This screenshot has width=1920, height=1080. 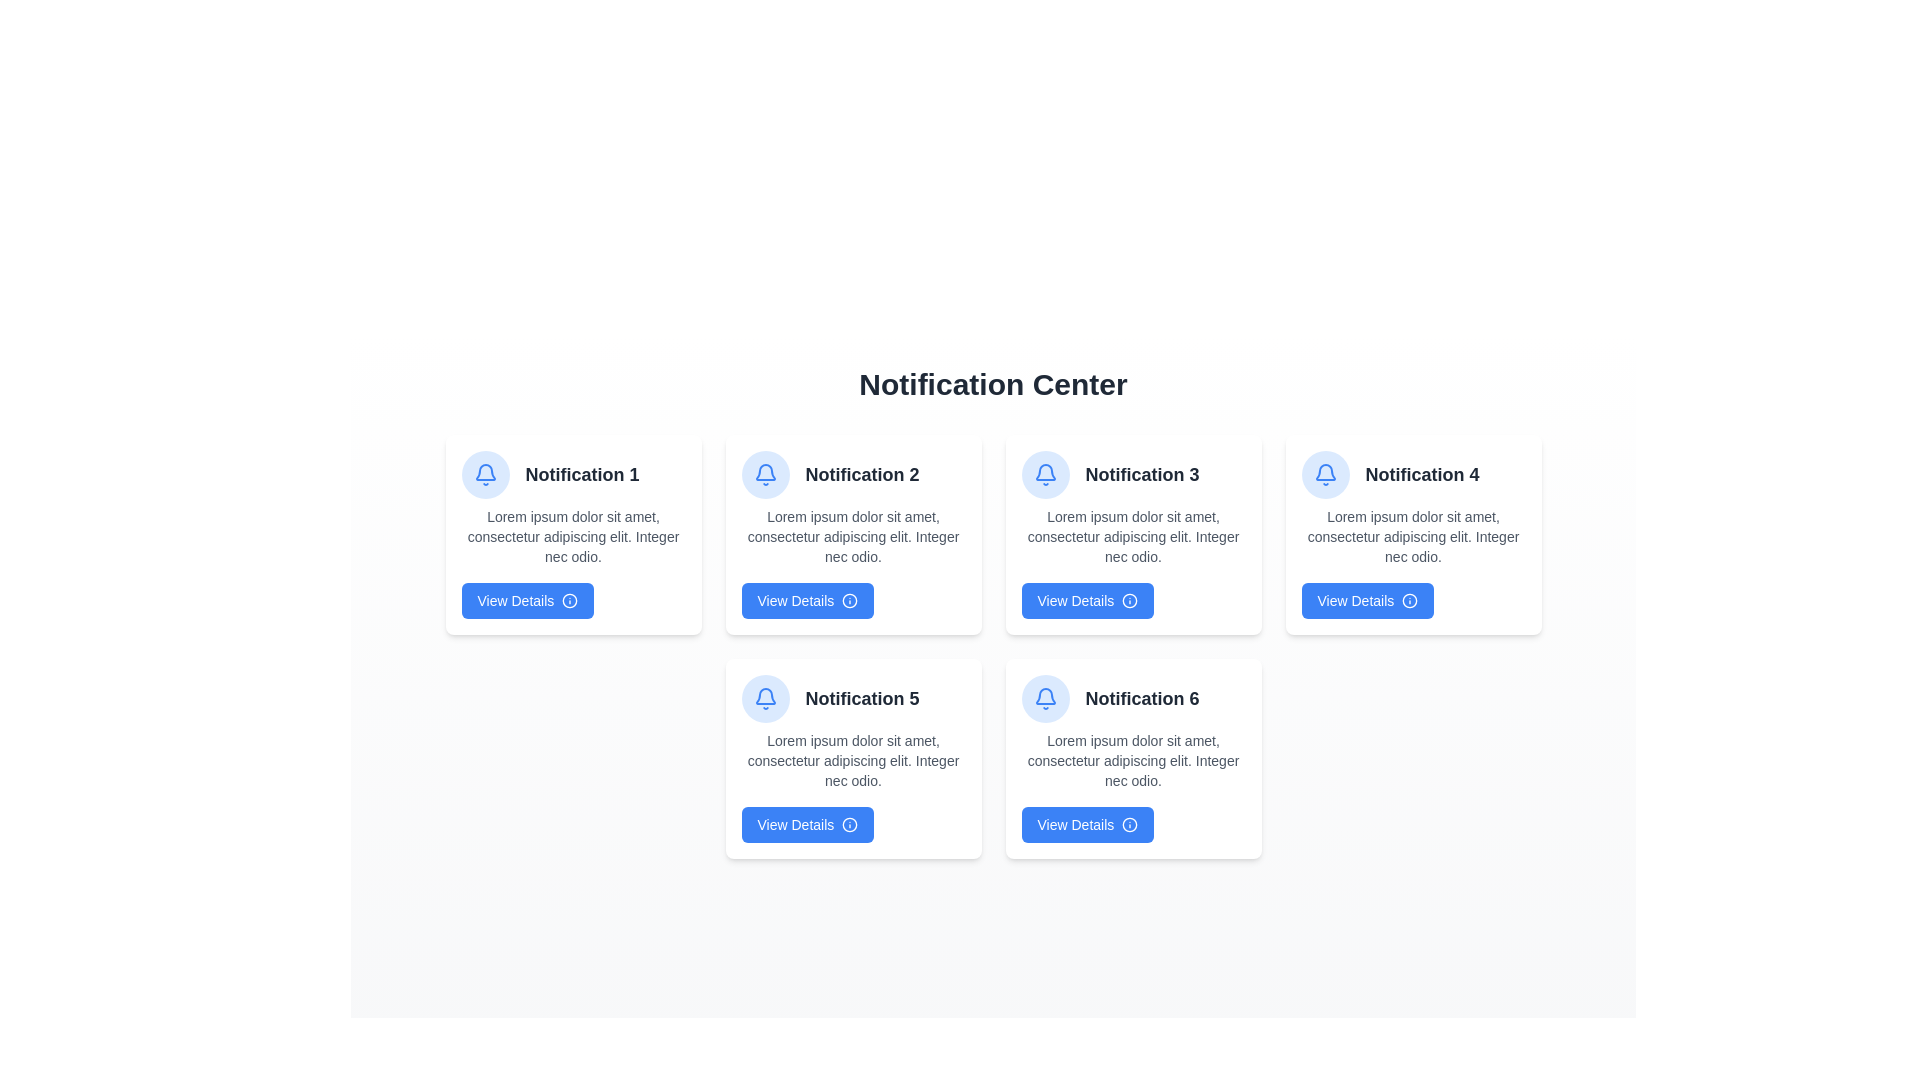 What do you see at coordinates (764, 474) in the screenshot?
I see `the bell-shaped notification icon with a blue color outline located in the top-left corner of 'Notification 1'` at bounding box center [764, 474].